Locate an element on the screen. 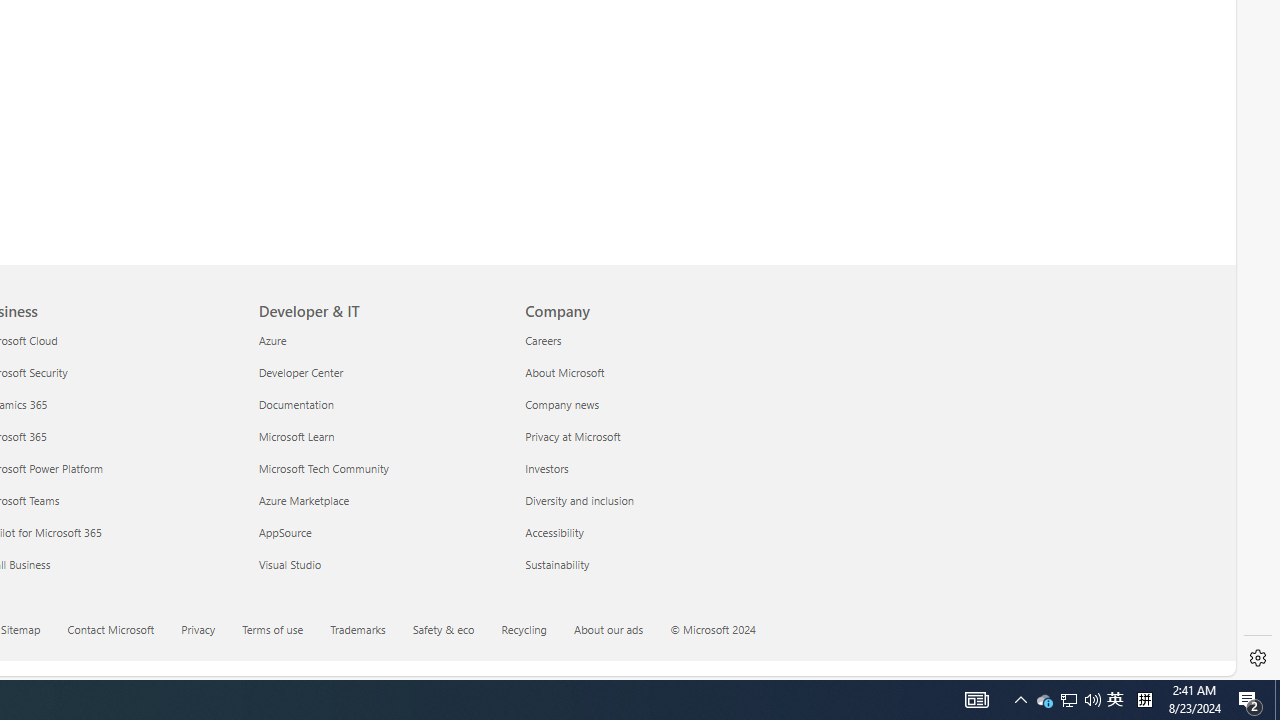  'Microsoft Learn Developer & IT' is located at coordinates (295, 434).